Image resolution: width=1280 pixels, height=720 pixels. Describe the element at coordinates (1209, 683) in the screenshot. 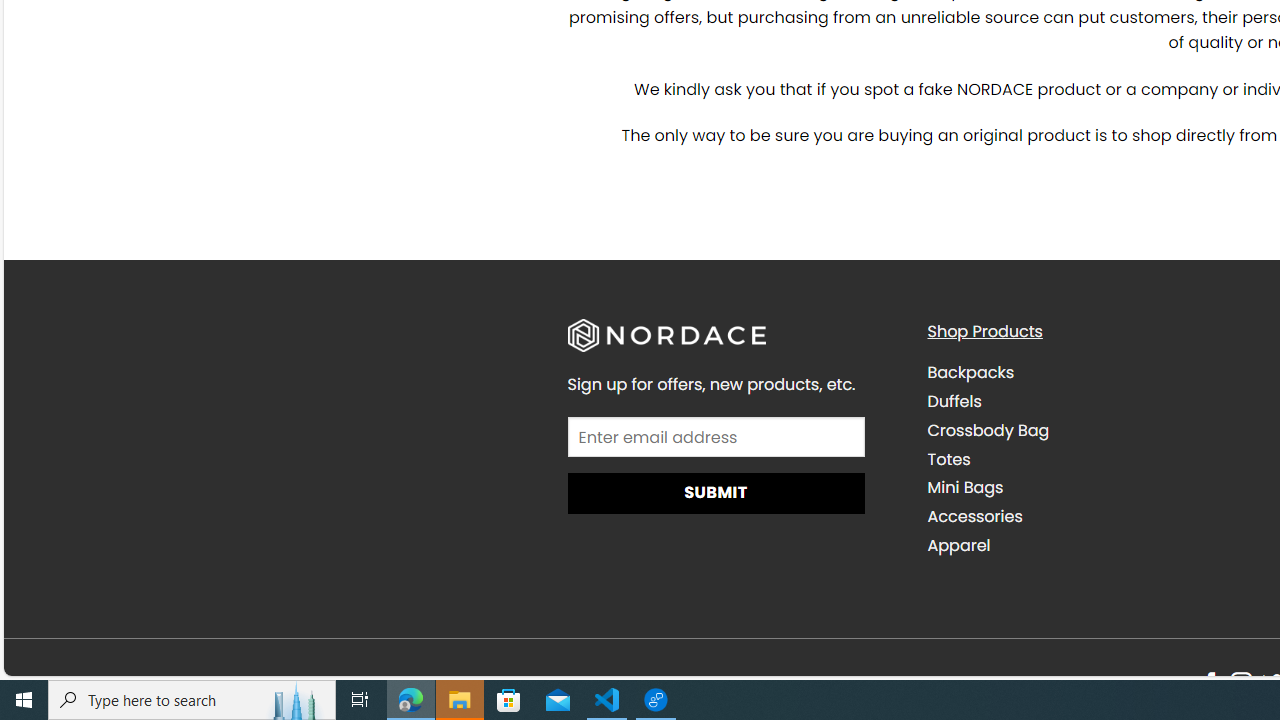

I see `'Follow on Facebook'` at that location.